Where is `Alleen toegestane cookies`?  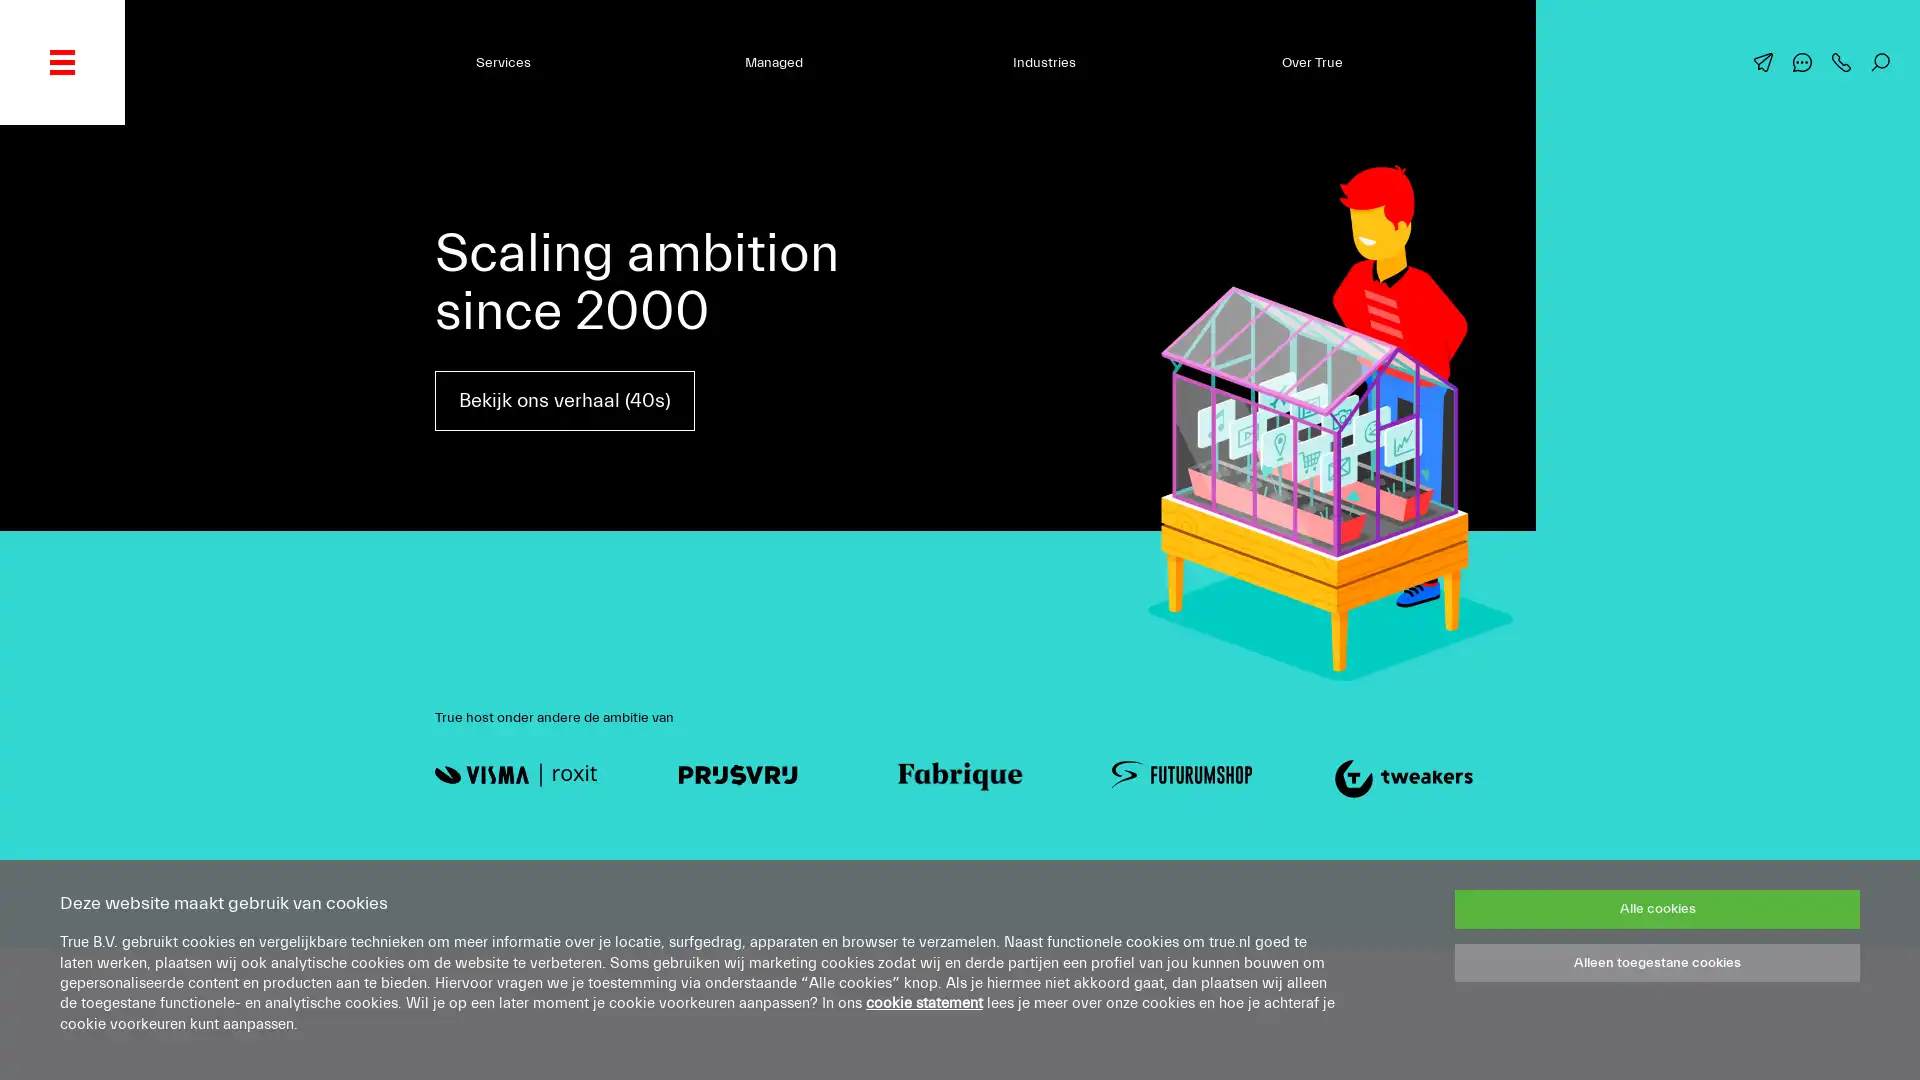
Alleen toegestane cookies is located at coordinates (1657, 948).